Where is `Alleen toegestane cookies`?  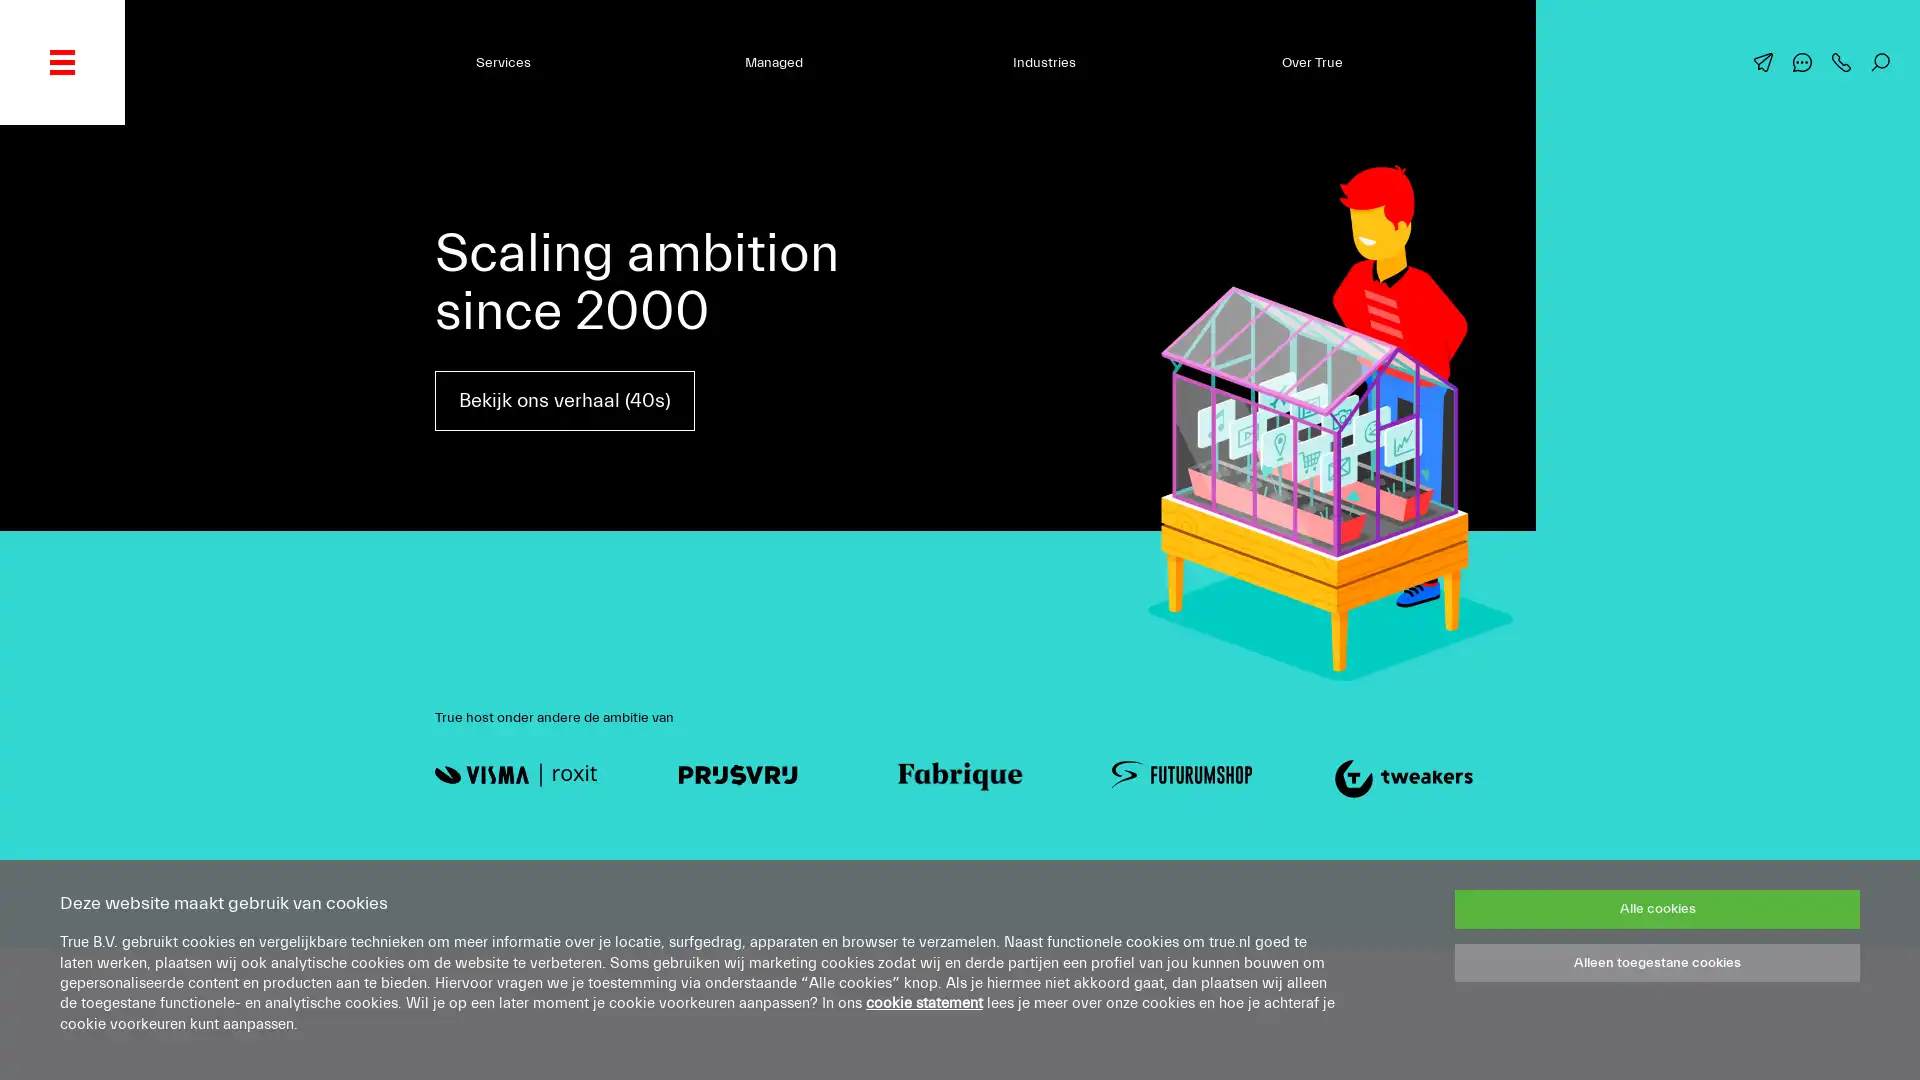
Alleen toegestane cookies is located at coordinates (1657, 948).